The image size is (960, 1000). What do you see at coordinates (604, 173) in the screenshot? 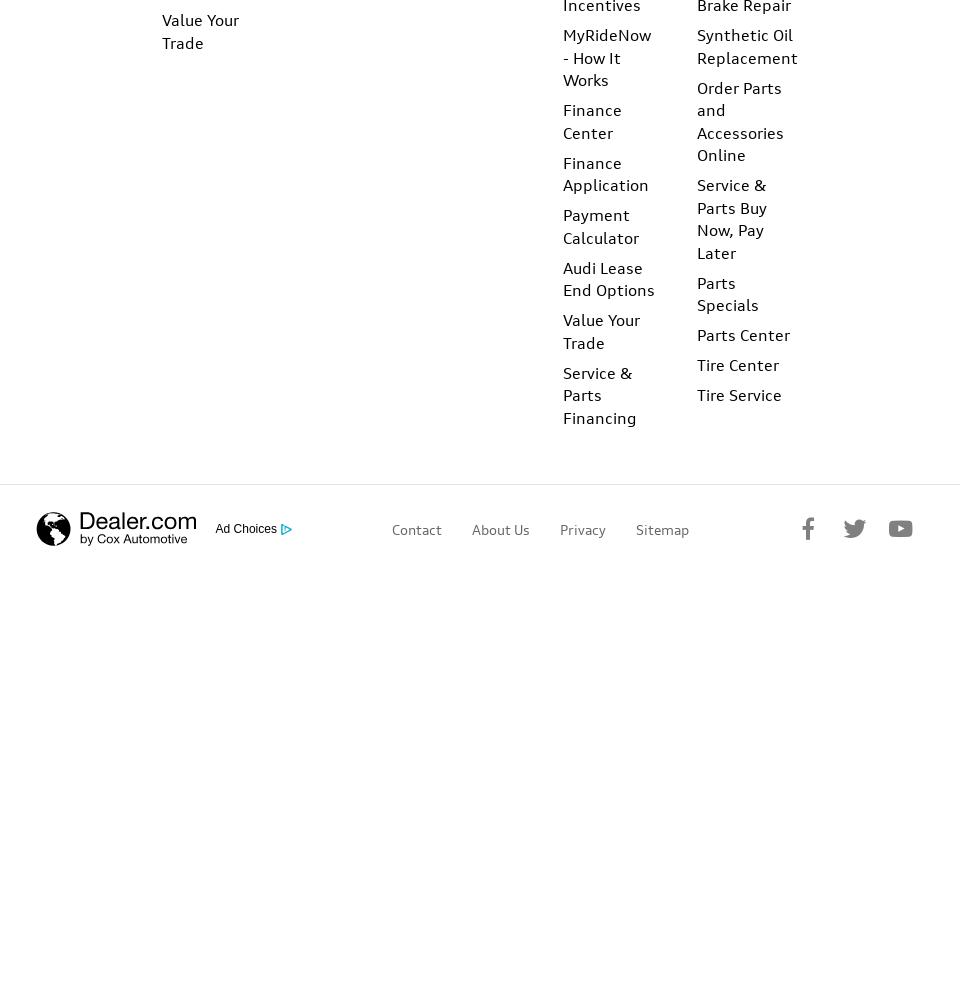
I see `'Finance Application'` at bounding box center [604, 173].